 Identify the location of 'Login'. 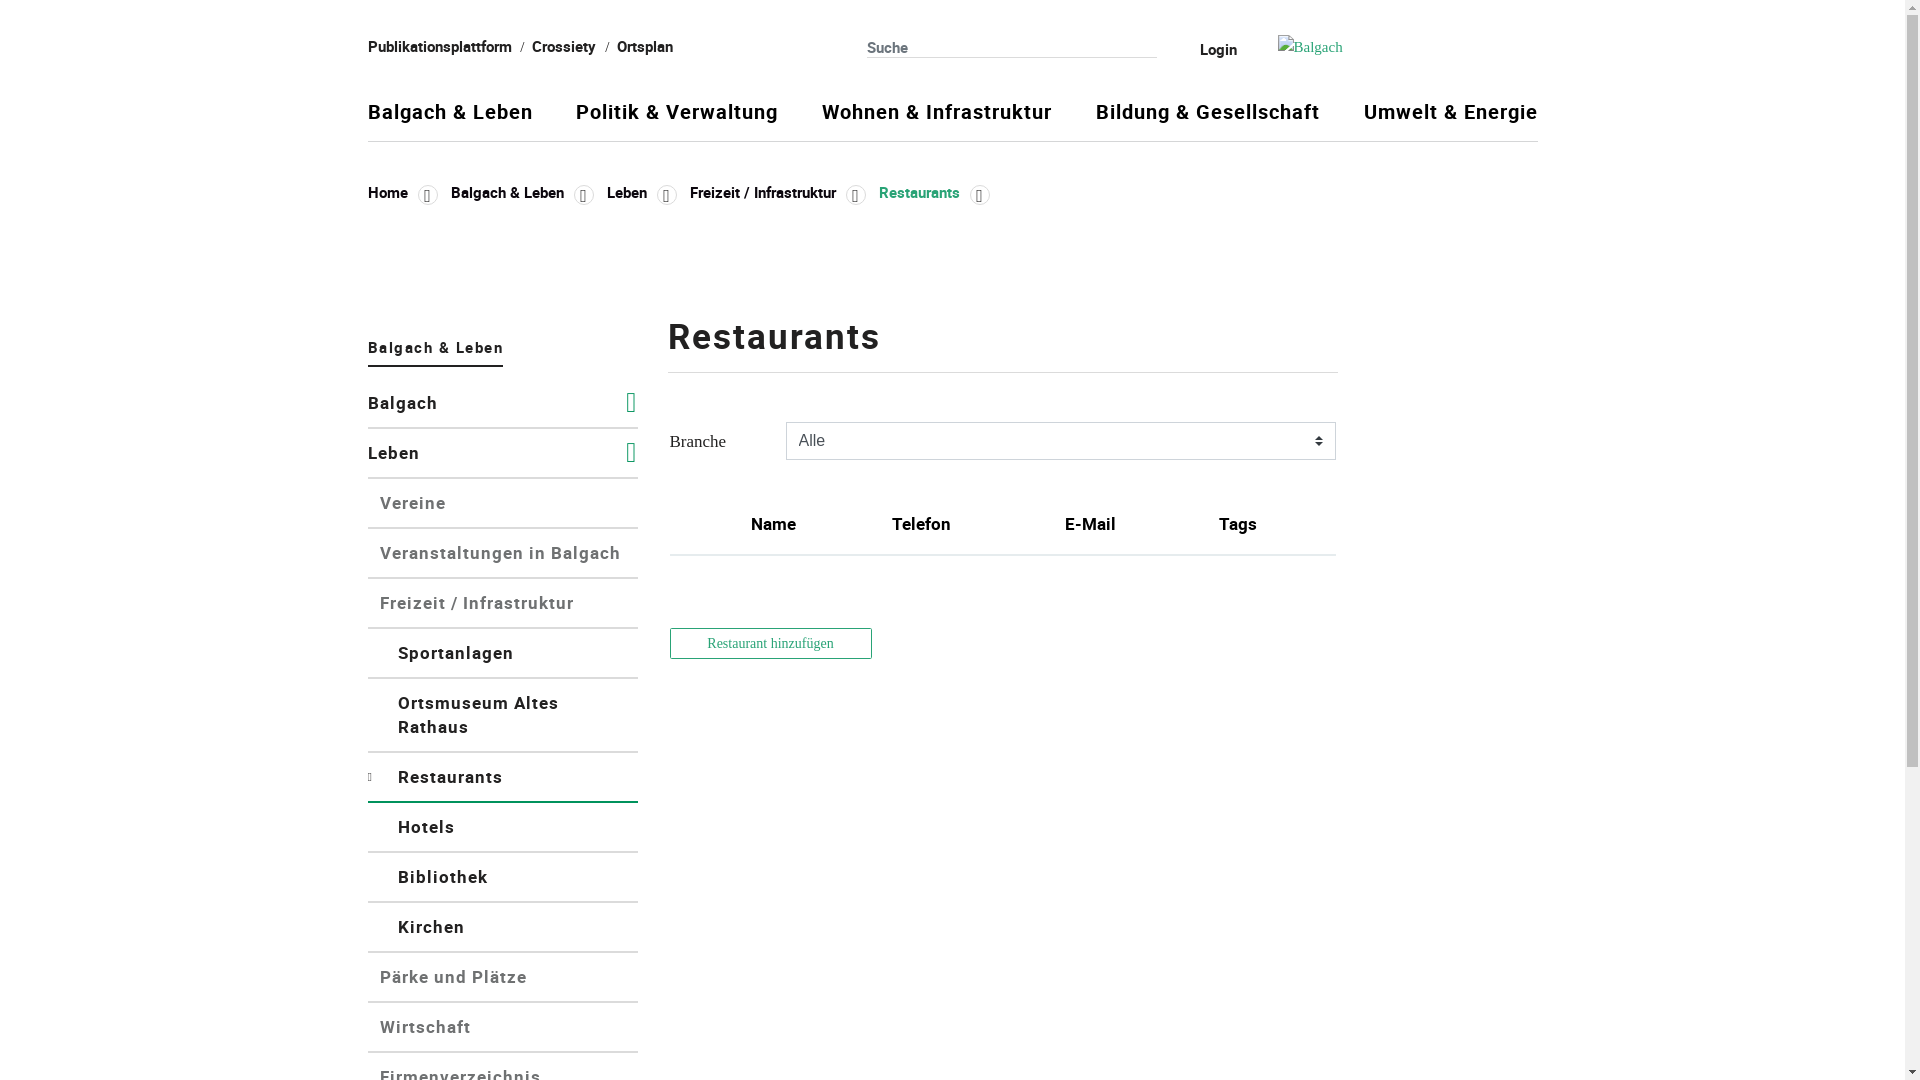
(1203, 48).